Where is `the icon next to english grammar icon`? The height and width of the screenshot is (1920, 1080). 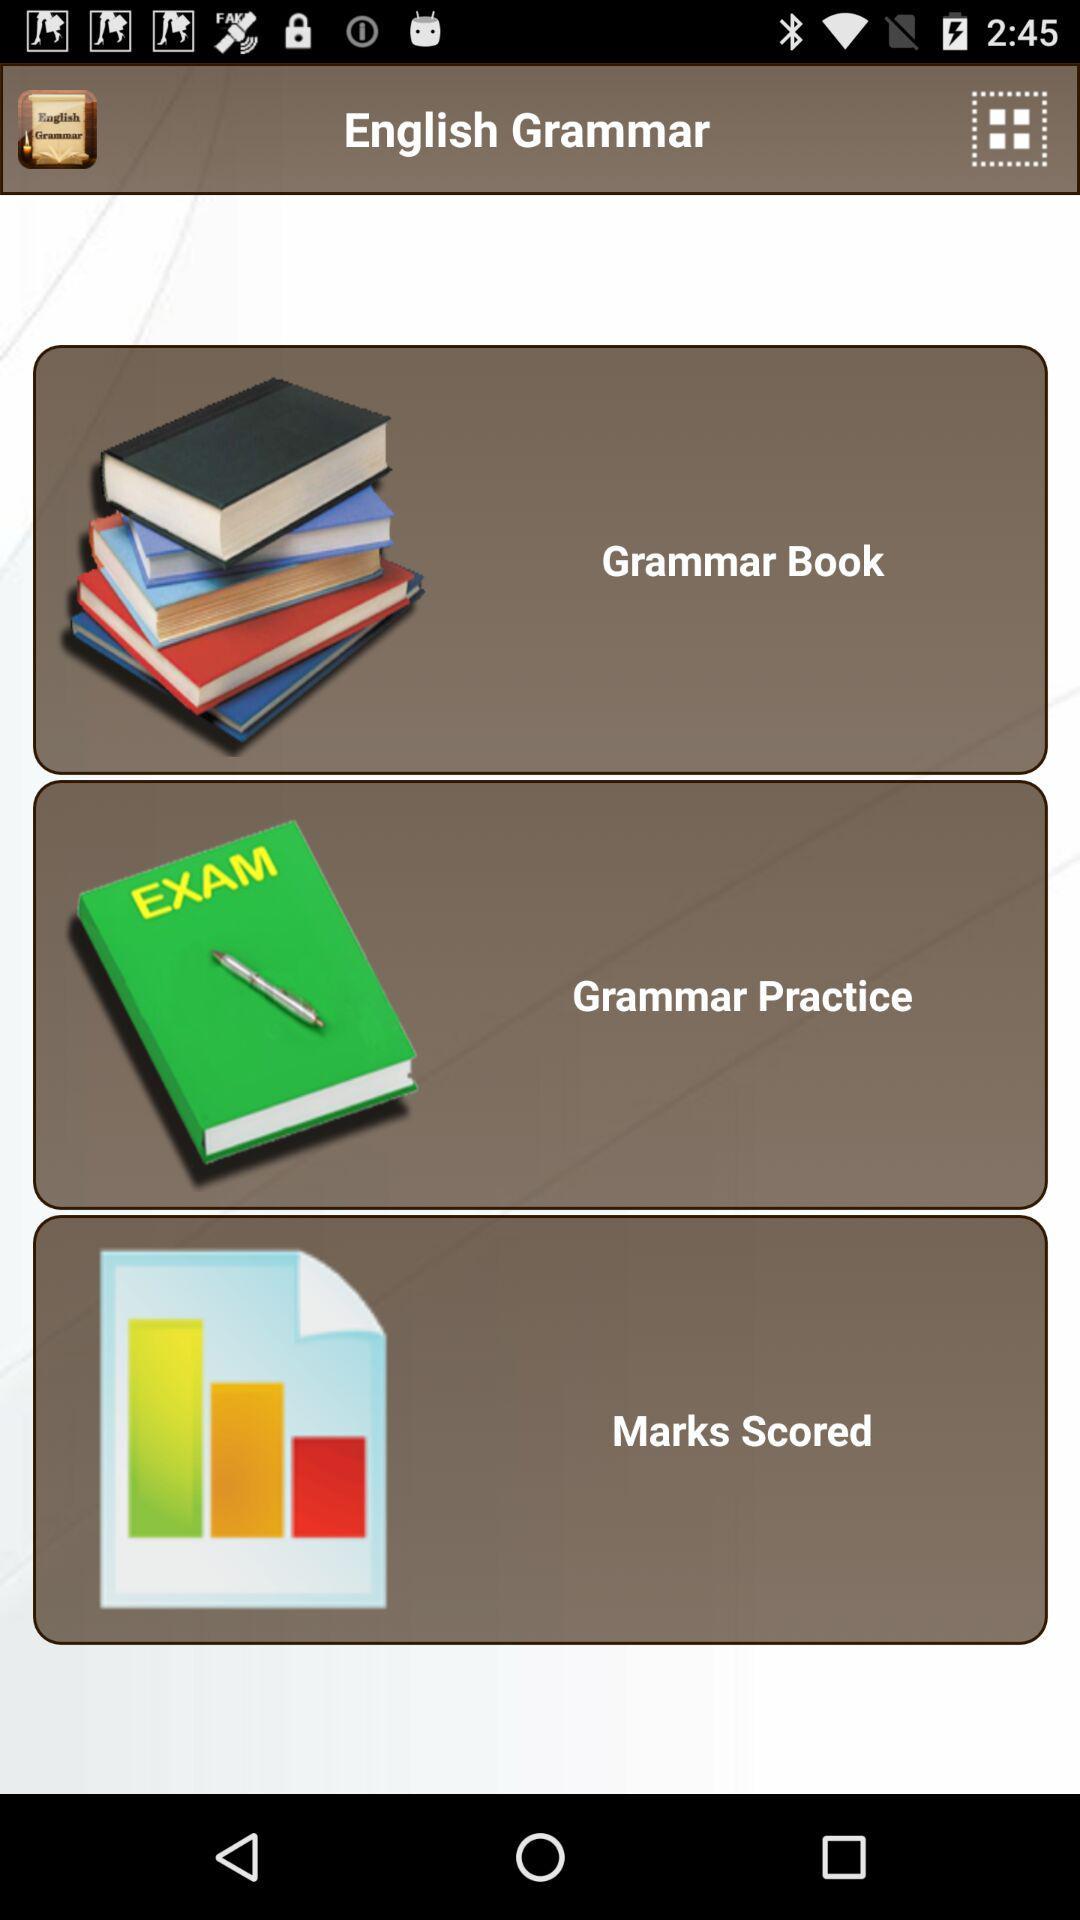
the icon next to english grammar icon is located at coordinates (1009, 128).